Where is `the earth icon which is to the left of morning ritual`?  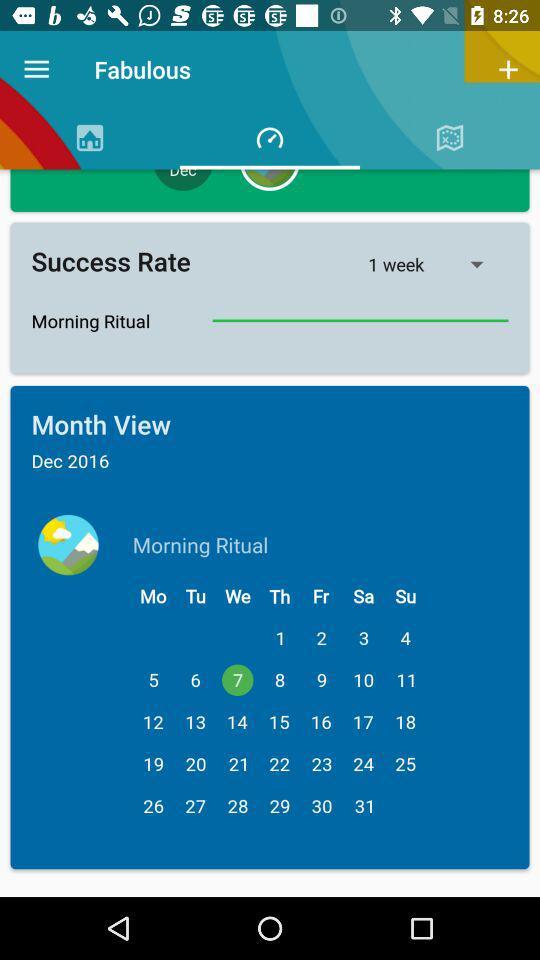 the earth icon which is to the left of morning ritual is located at coordinates (67, 544).